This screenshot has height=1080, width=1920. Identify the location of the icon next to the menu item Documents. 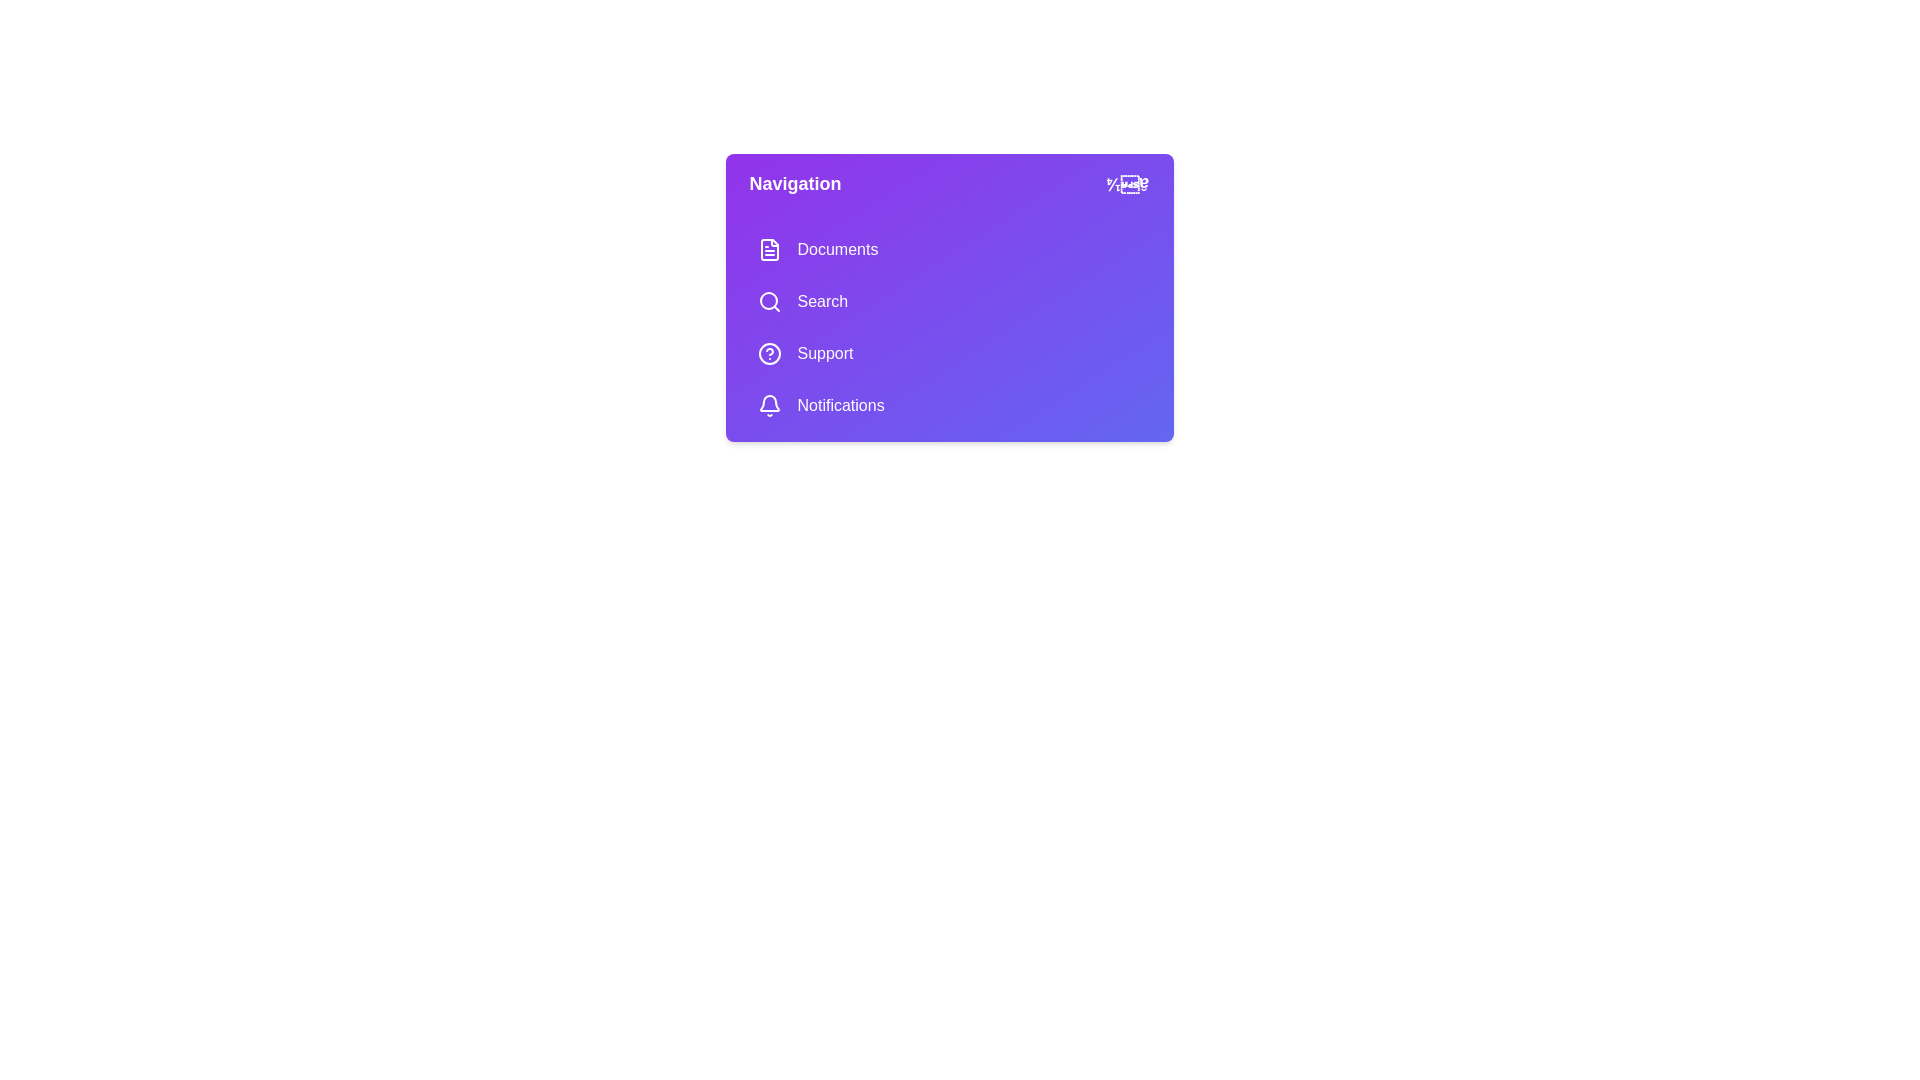
(768, 249).